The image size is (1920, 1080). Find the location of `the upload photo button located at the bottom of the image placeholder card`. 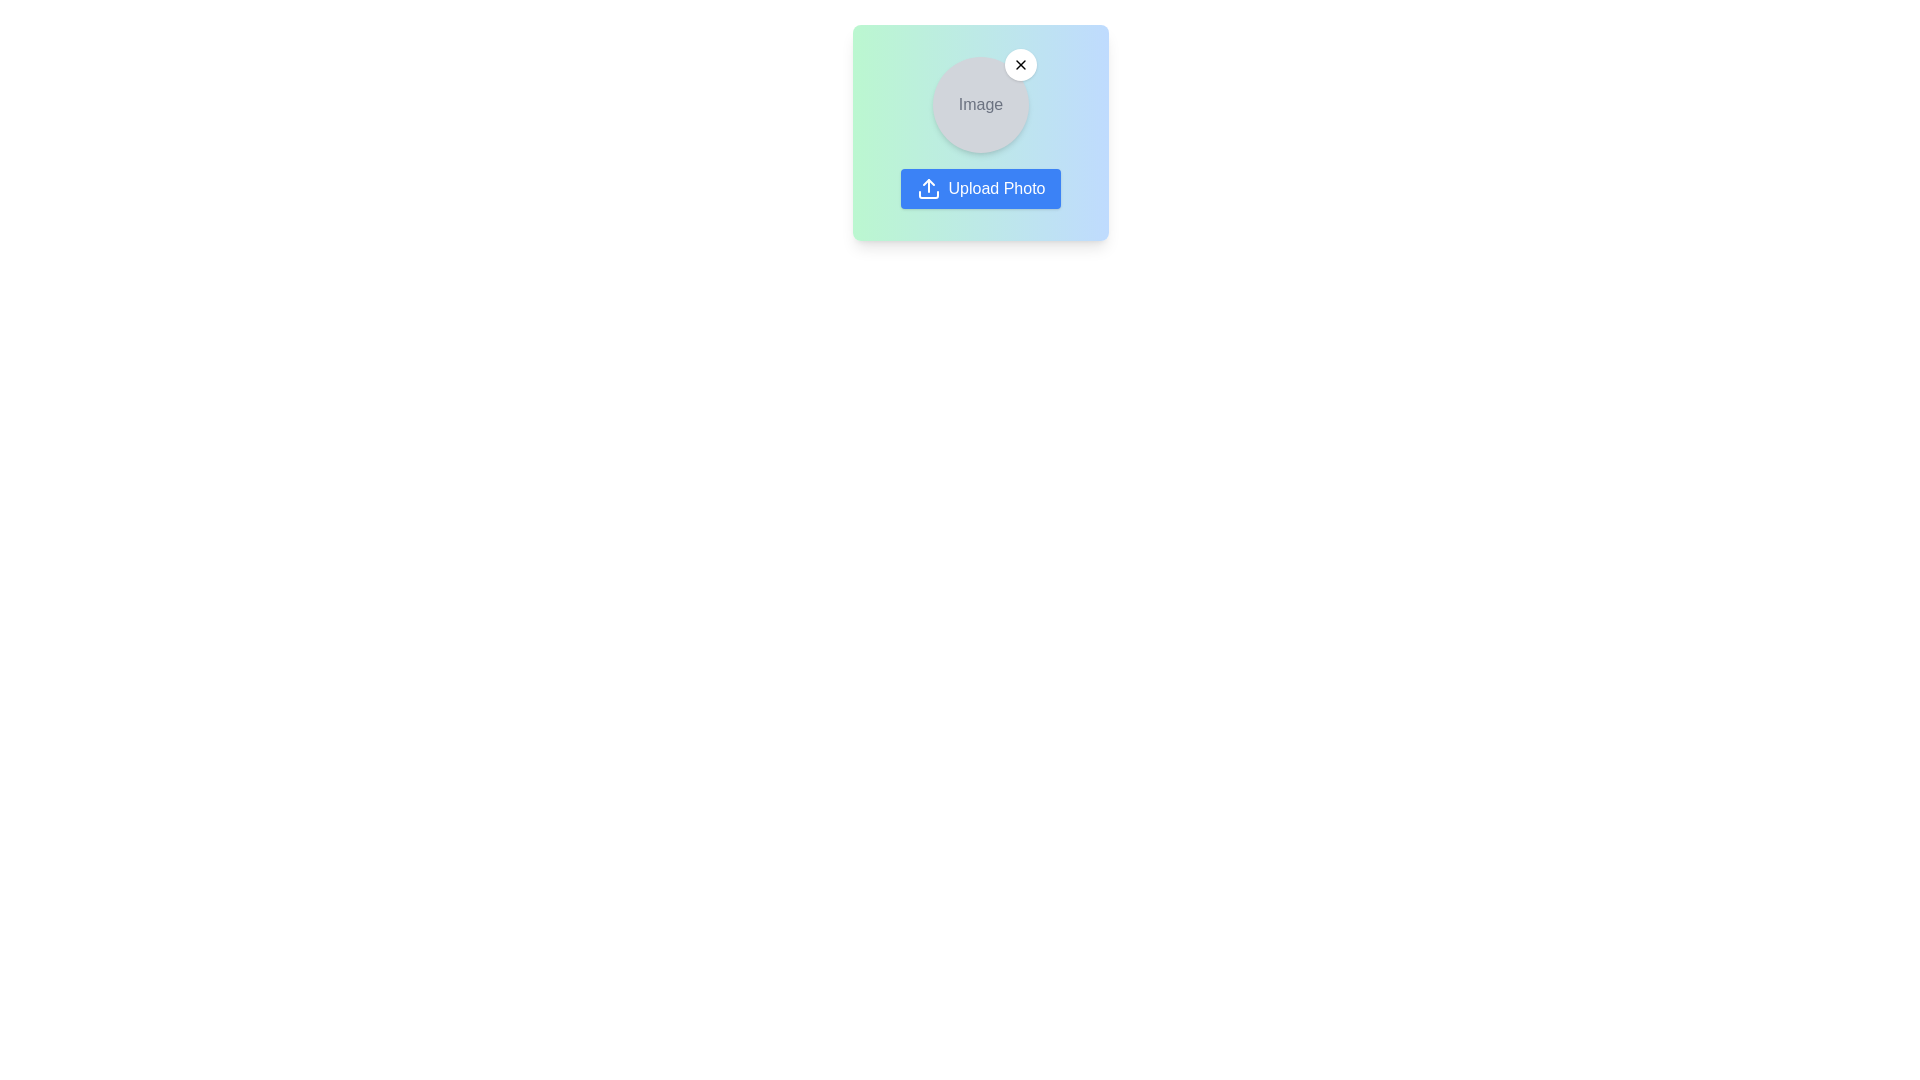

the upload photo button located at the bottom of the image placeholder card is located at coordinates (980, 189).